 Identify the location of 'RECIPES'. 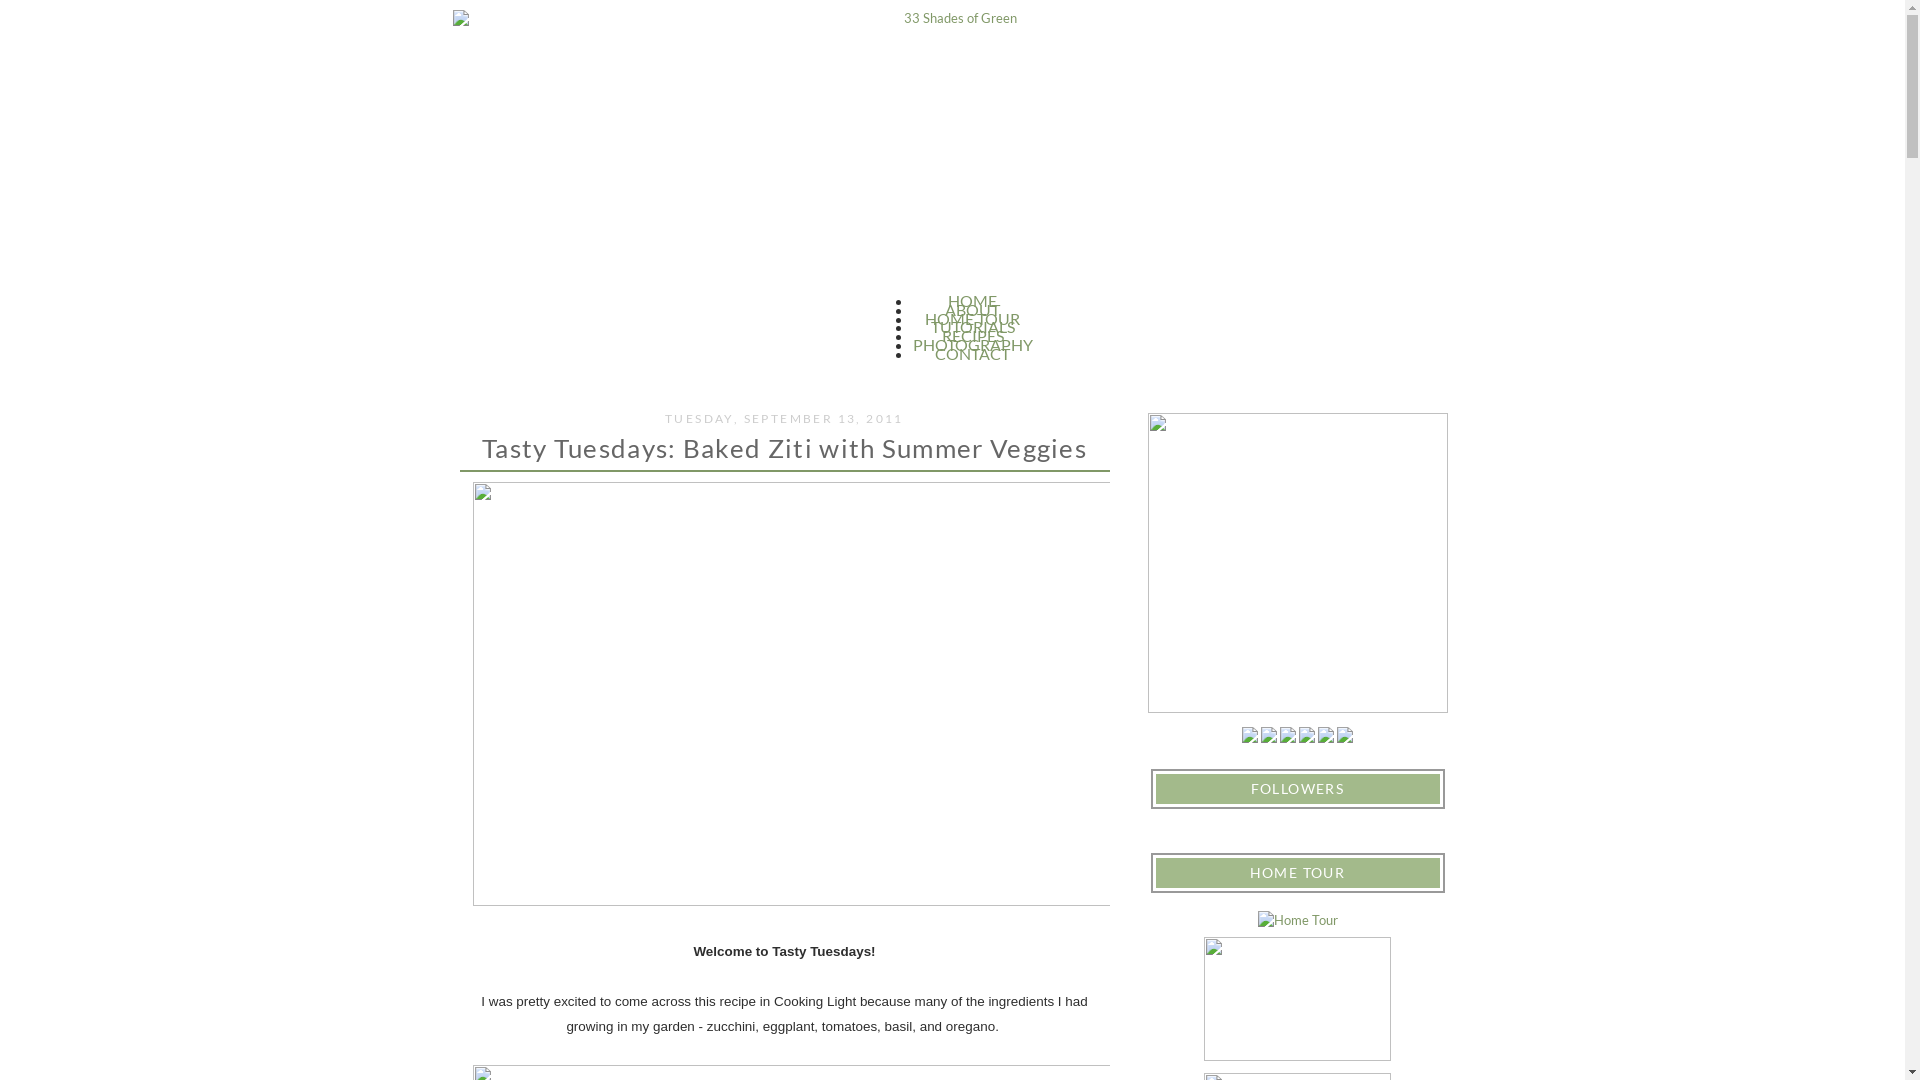
(940, 334).